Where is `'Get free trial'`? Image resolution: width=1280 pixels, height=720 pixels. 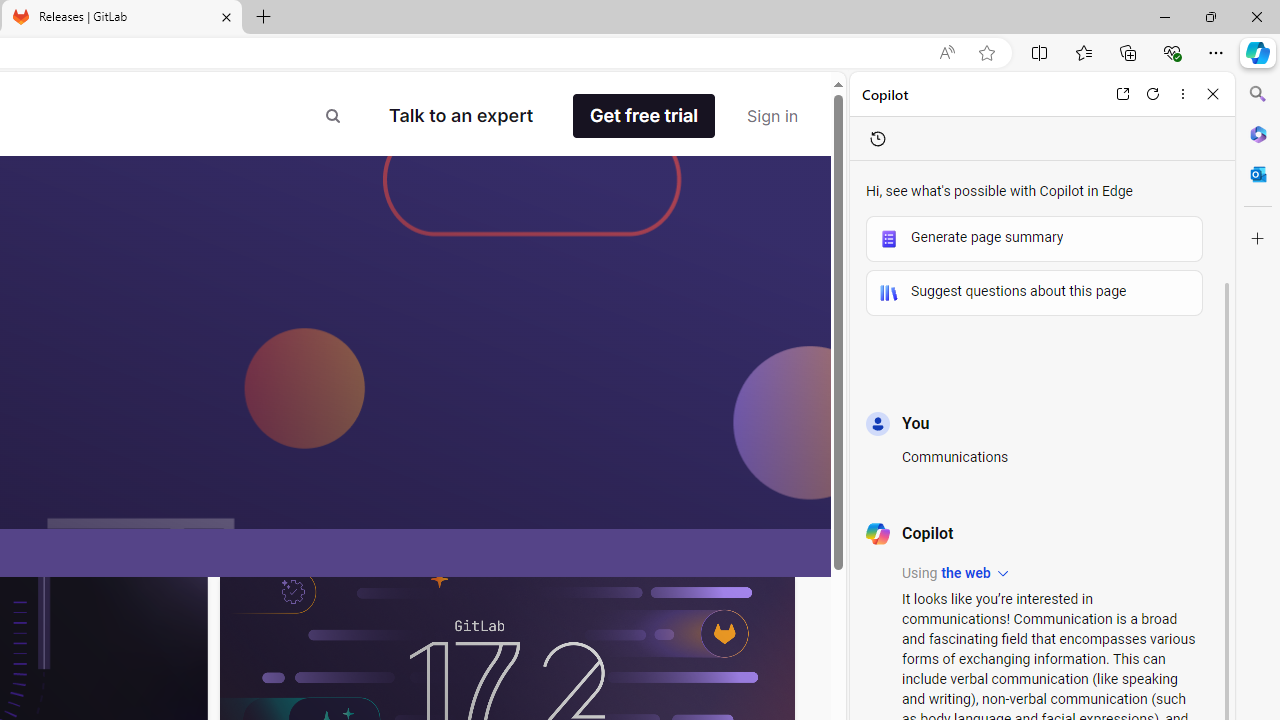 'Get free trial' is located at coordinates (644, 116).